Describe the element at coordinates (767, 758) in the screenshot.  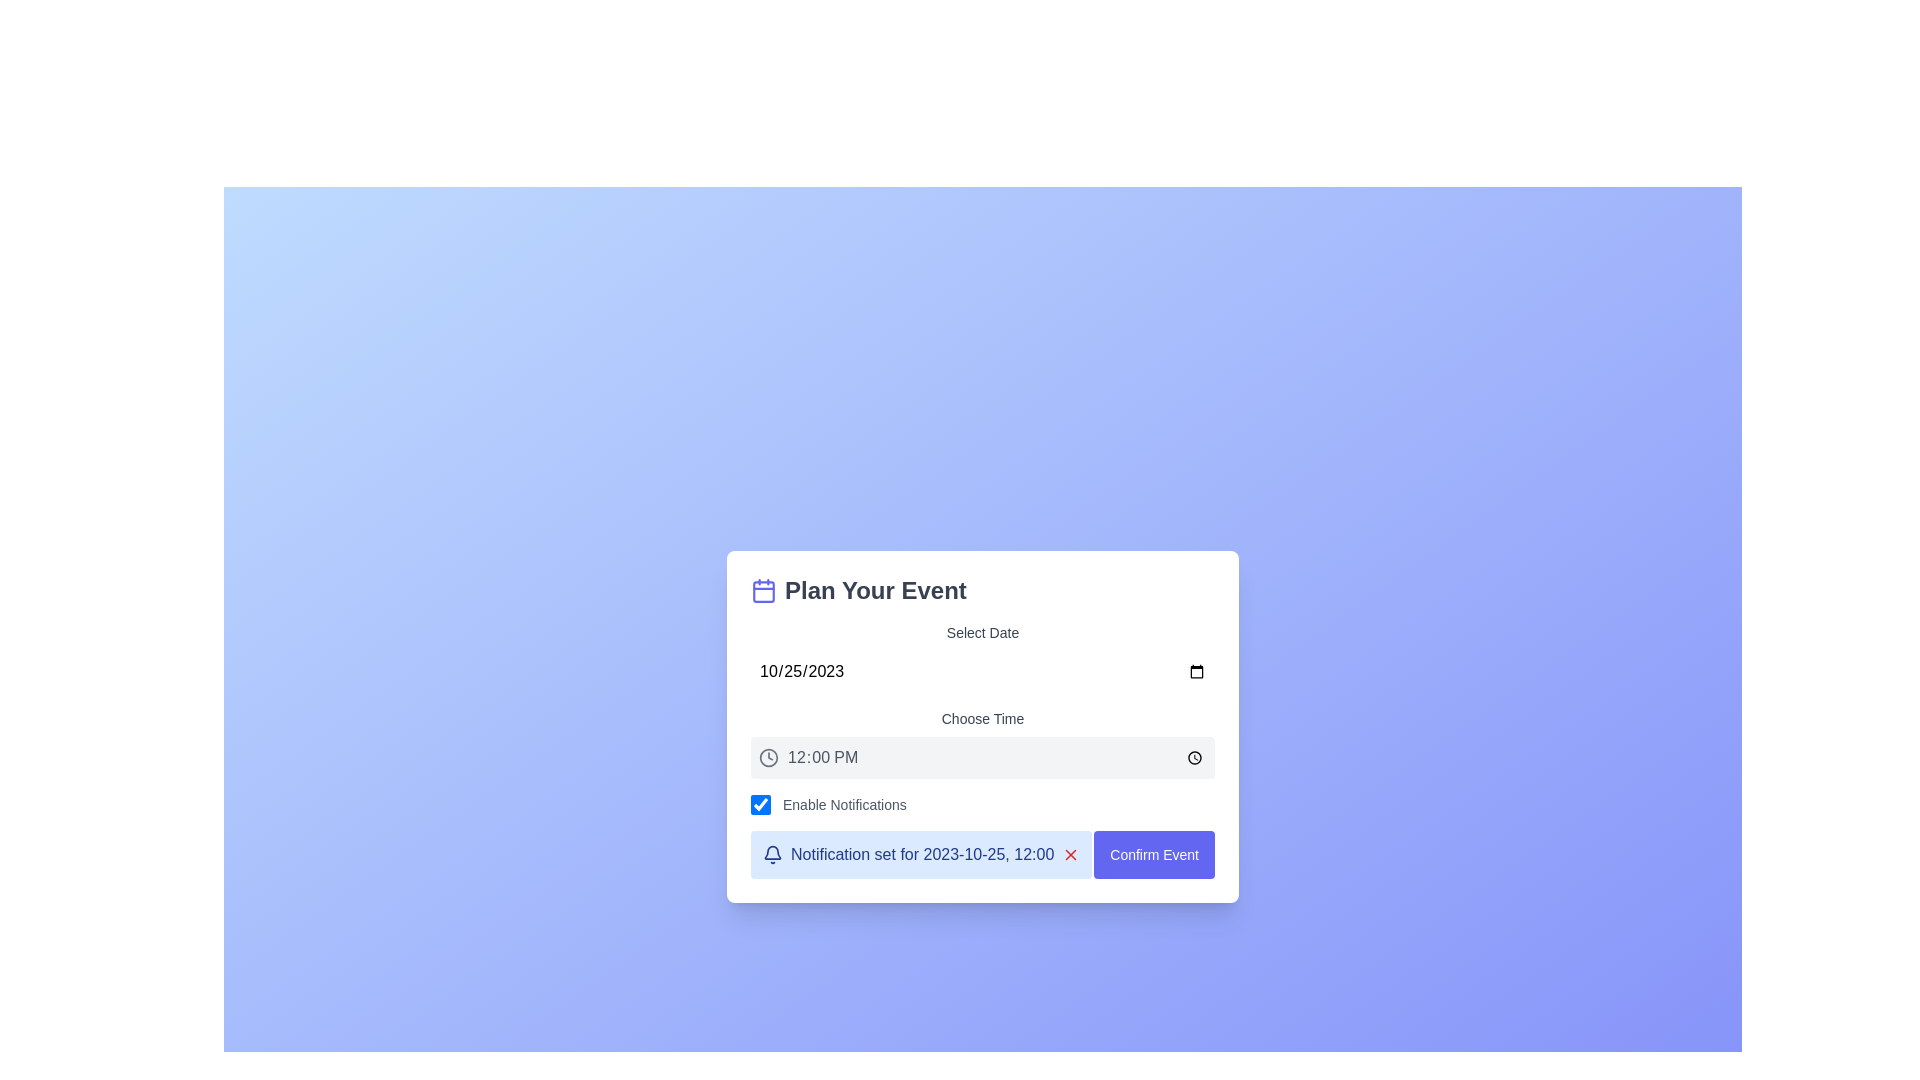
I see `the decorative SVG icon located on the left side of the 'Choose Time' input field` at that location.